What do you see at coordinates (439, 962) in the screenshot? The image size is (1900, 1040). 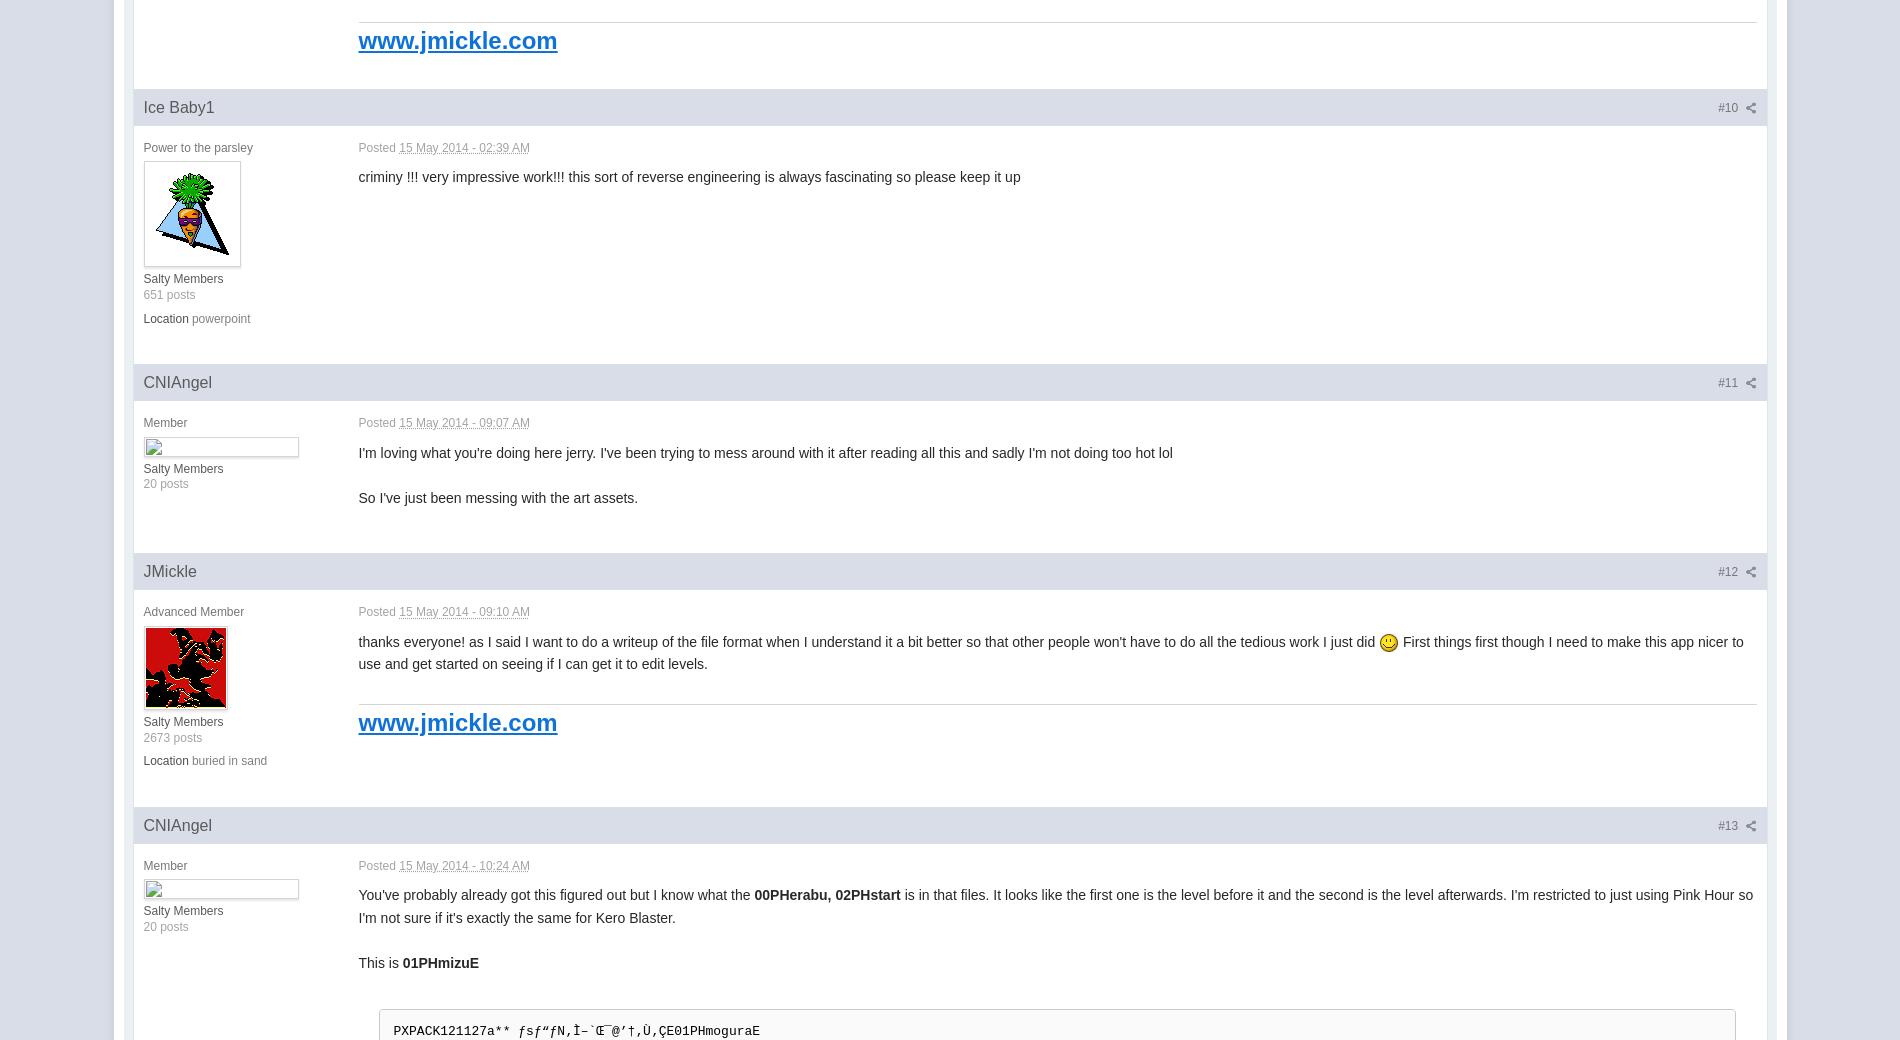 I see `'01PHmizuE'` at bounding box center [439, 962].